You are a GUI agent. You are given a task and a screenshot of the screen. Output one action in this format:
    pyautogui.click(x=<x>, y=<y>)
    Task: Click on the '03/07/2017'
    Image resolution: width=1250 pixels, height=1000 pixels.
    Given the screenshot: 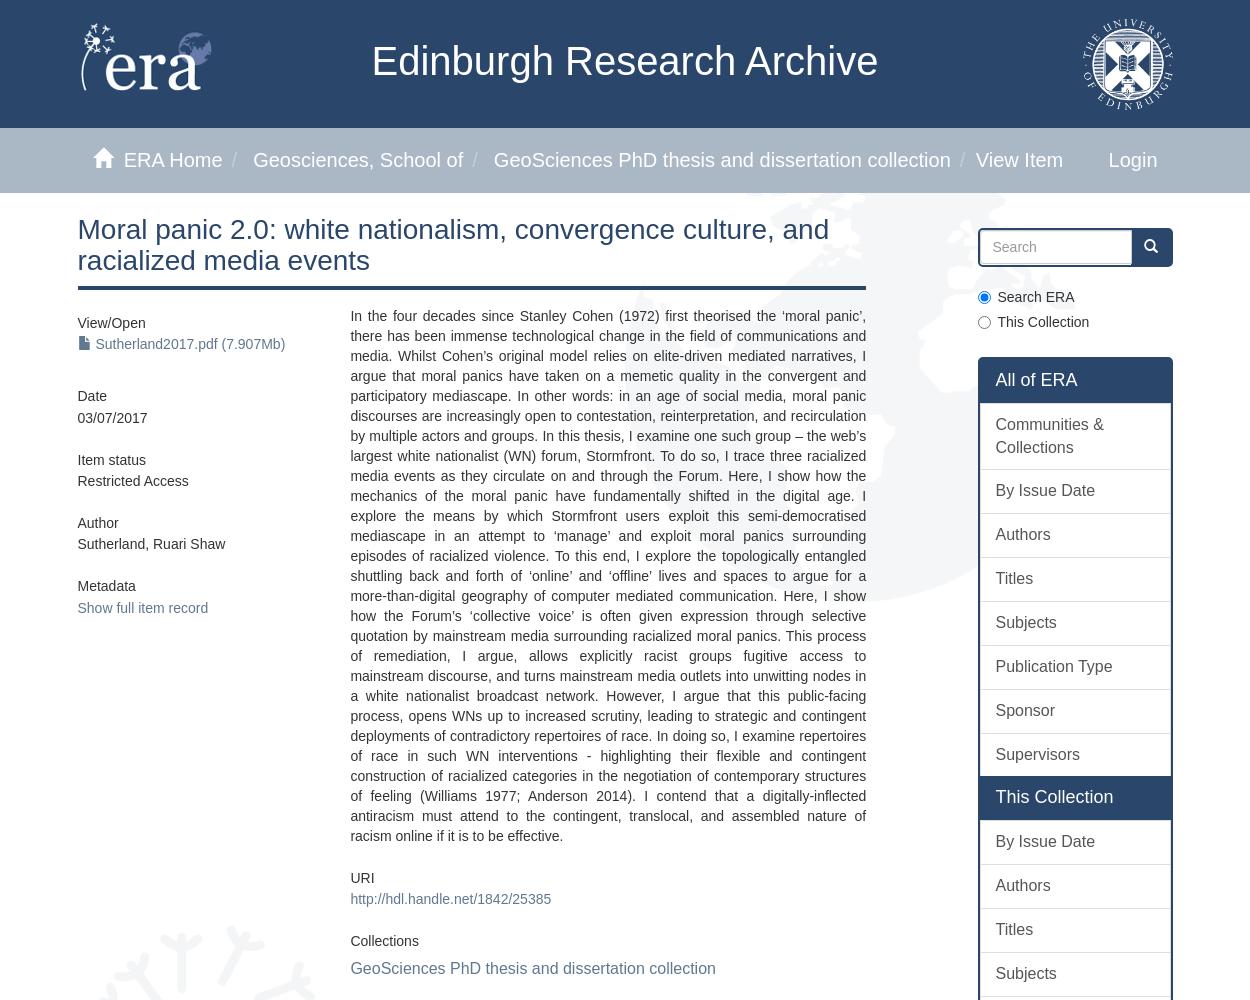 What is the action you would take?
    pyautogui.click(x=111, y=417)
    